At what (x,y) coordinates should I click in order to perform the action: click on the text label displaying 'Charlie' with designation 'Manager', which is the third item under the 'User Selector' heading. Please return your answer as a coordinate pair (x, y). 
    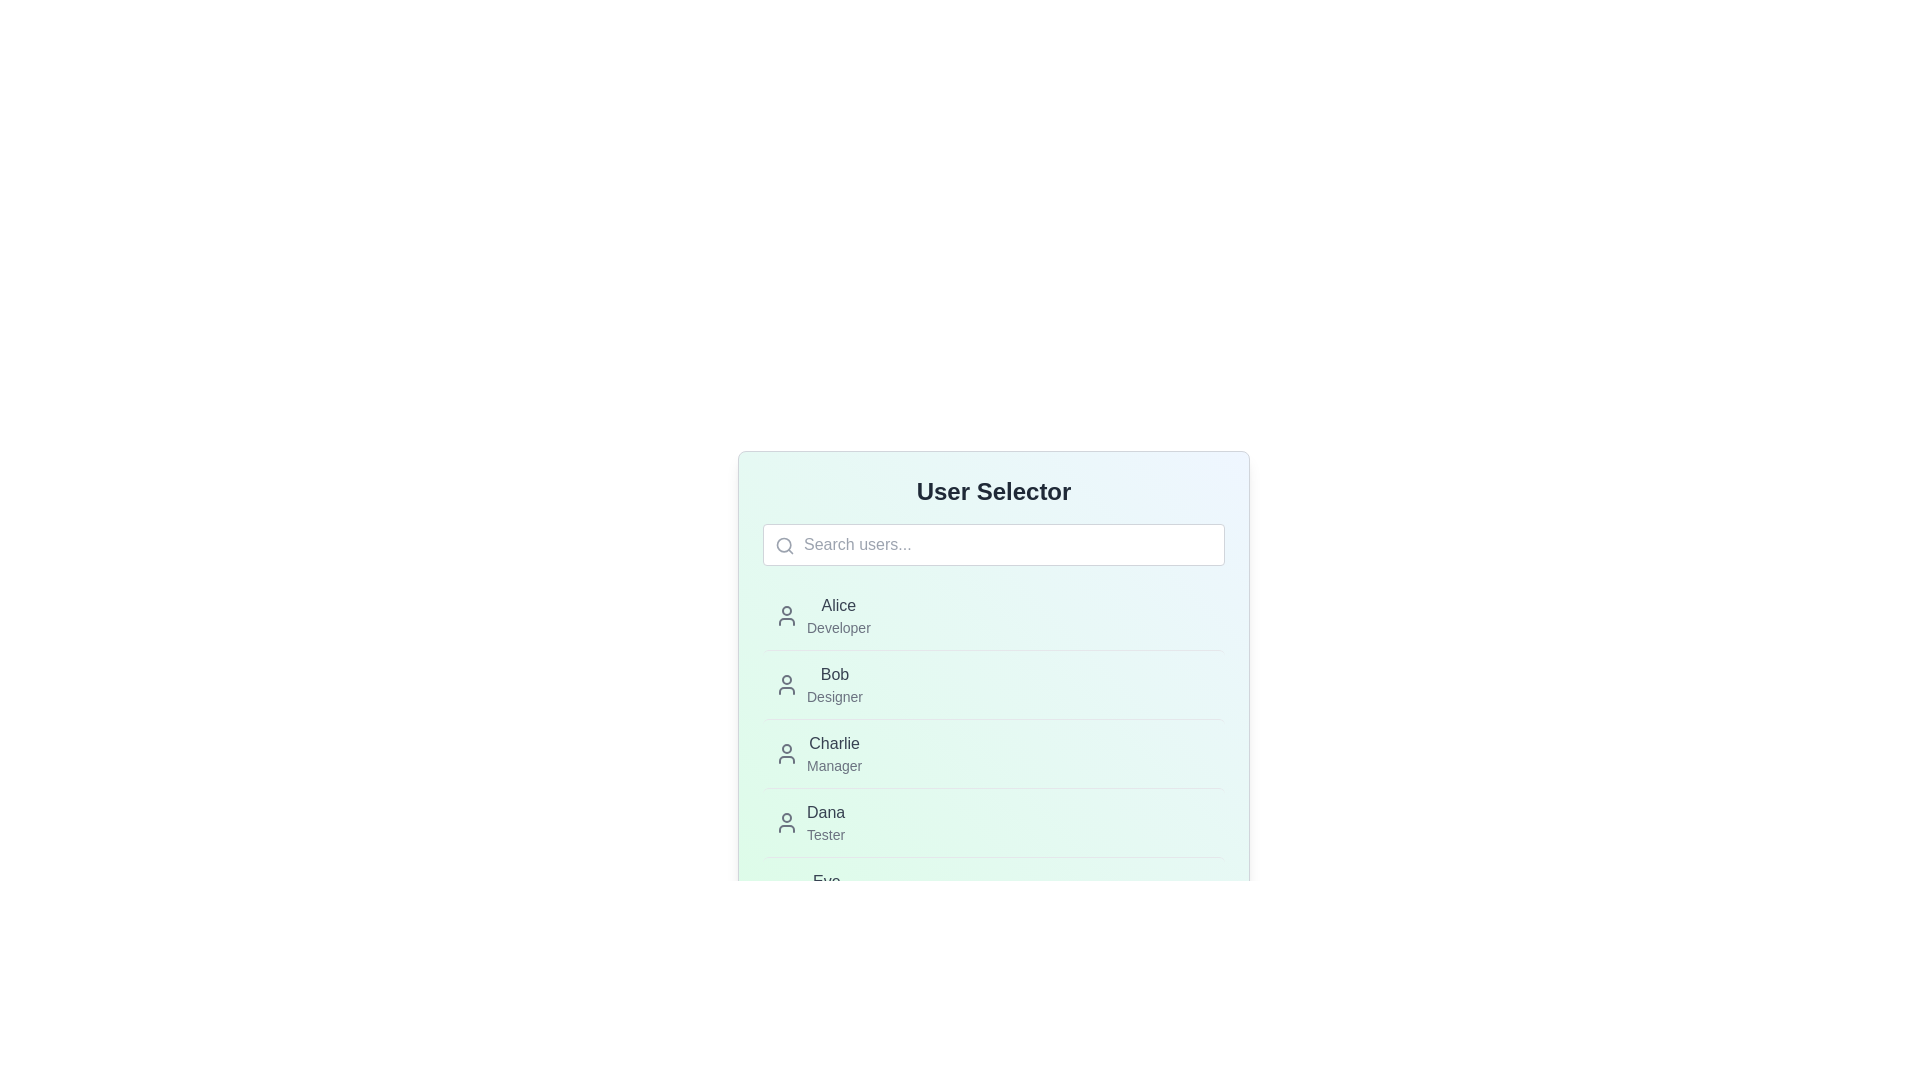
    Looking at the image, I should click on (834, 753).